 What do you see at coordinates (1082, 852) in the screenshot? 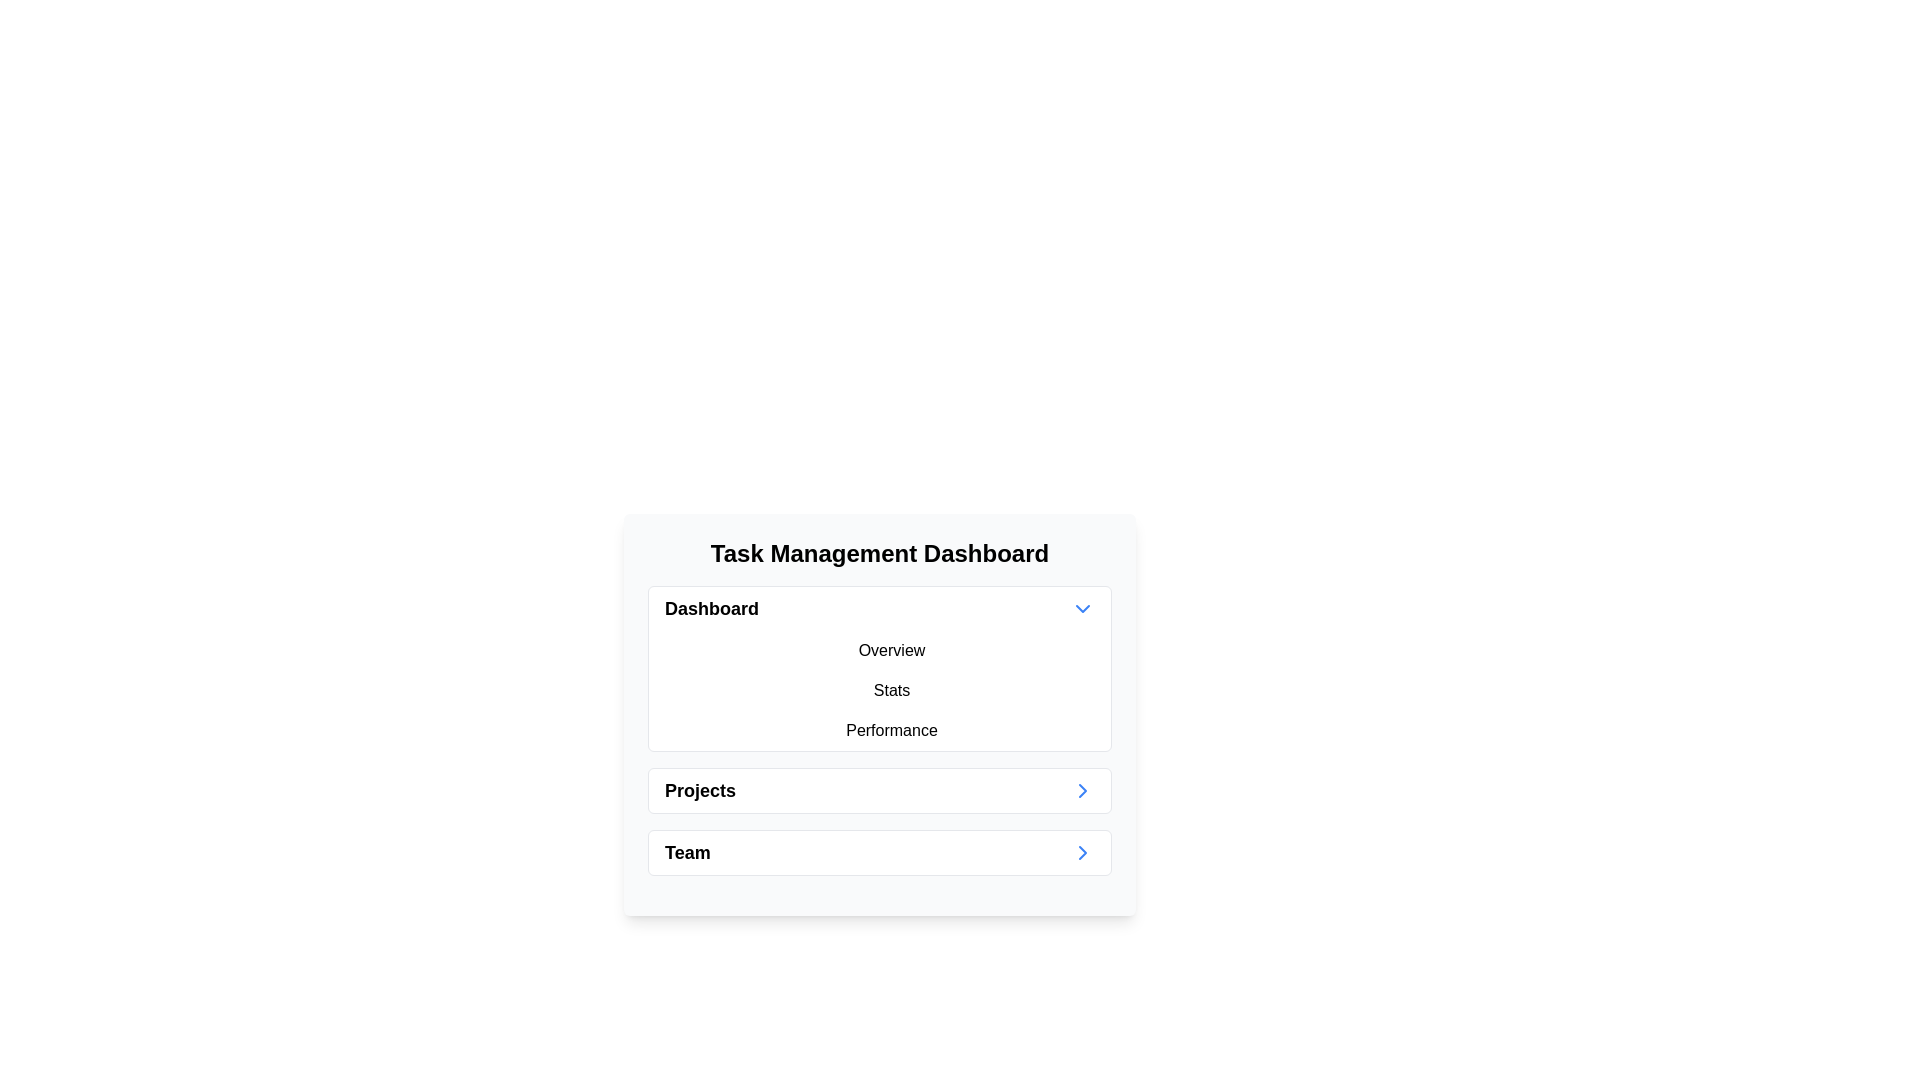
I see `the navigation icon located at the far-right end of the row aligned with the 'Team' label` at bounding box center [1082, 852].